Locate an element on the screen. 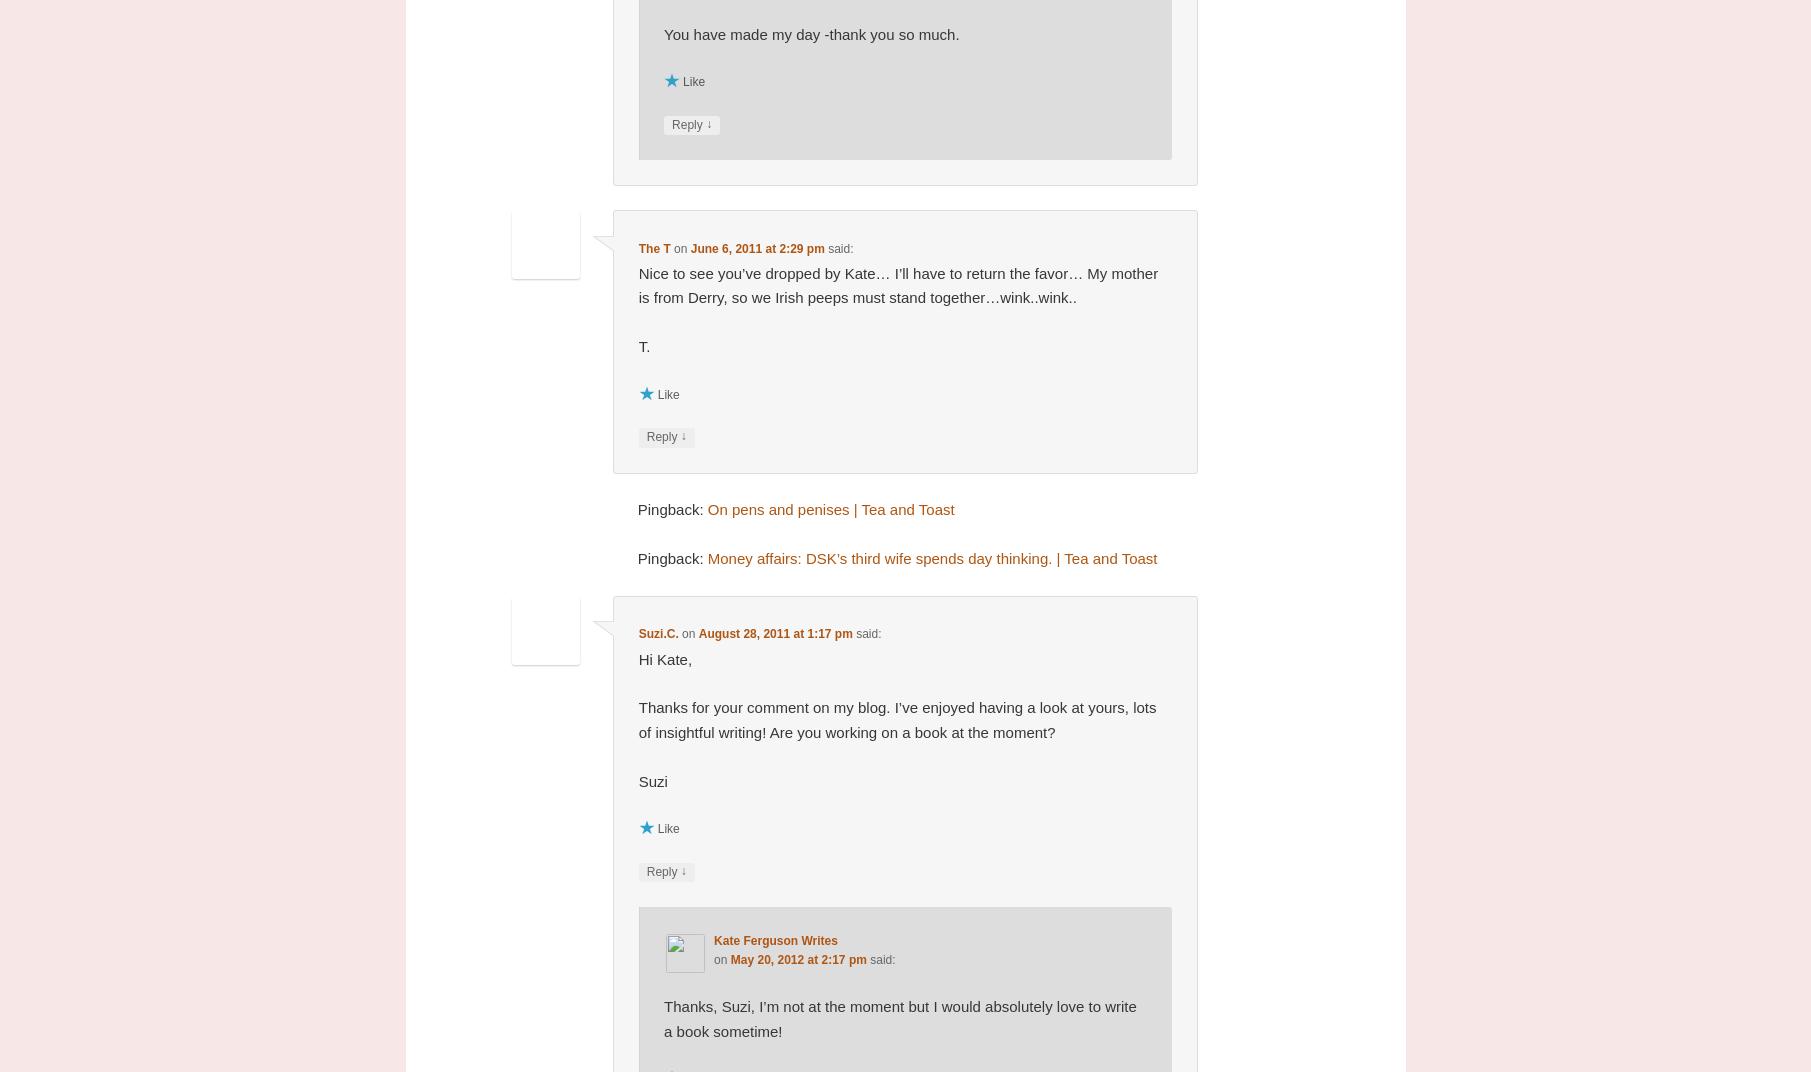  'June 6, 2011 at 2:29 pm' is located at coordinates (755, 247).